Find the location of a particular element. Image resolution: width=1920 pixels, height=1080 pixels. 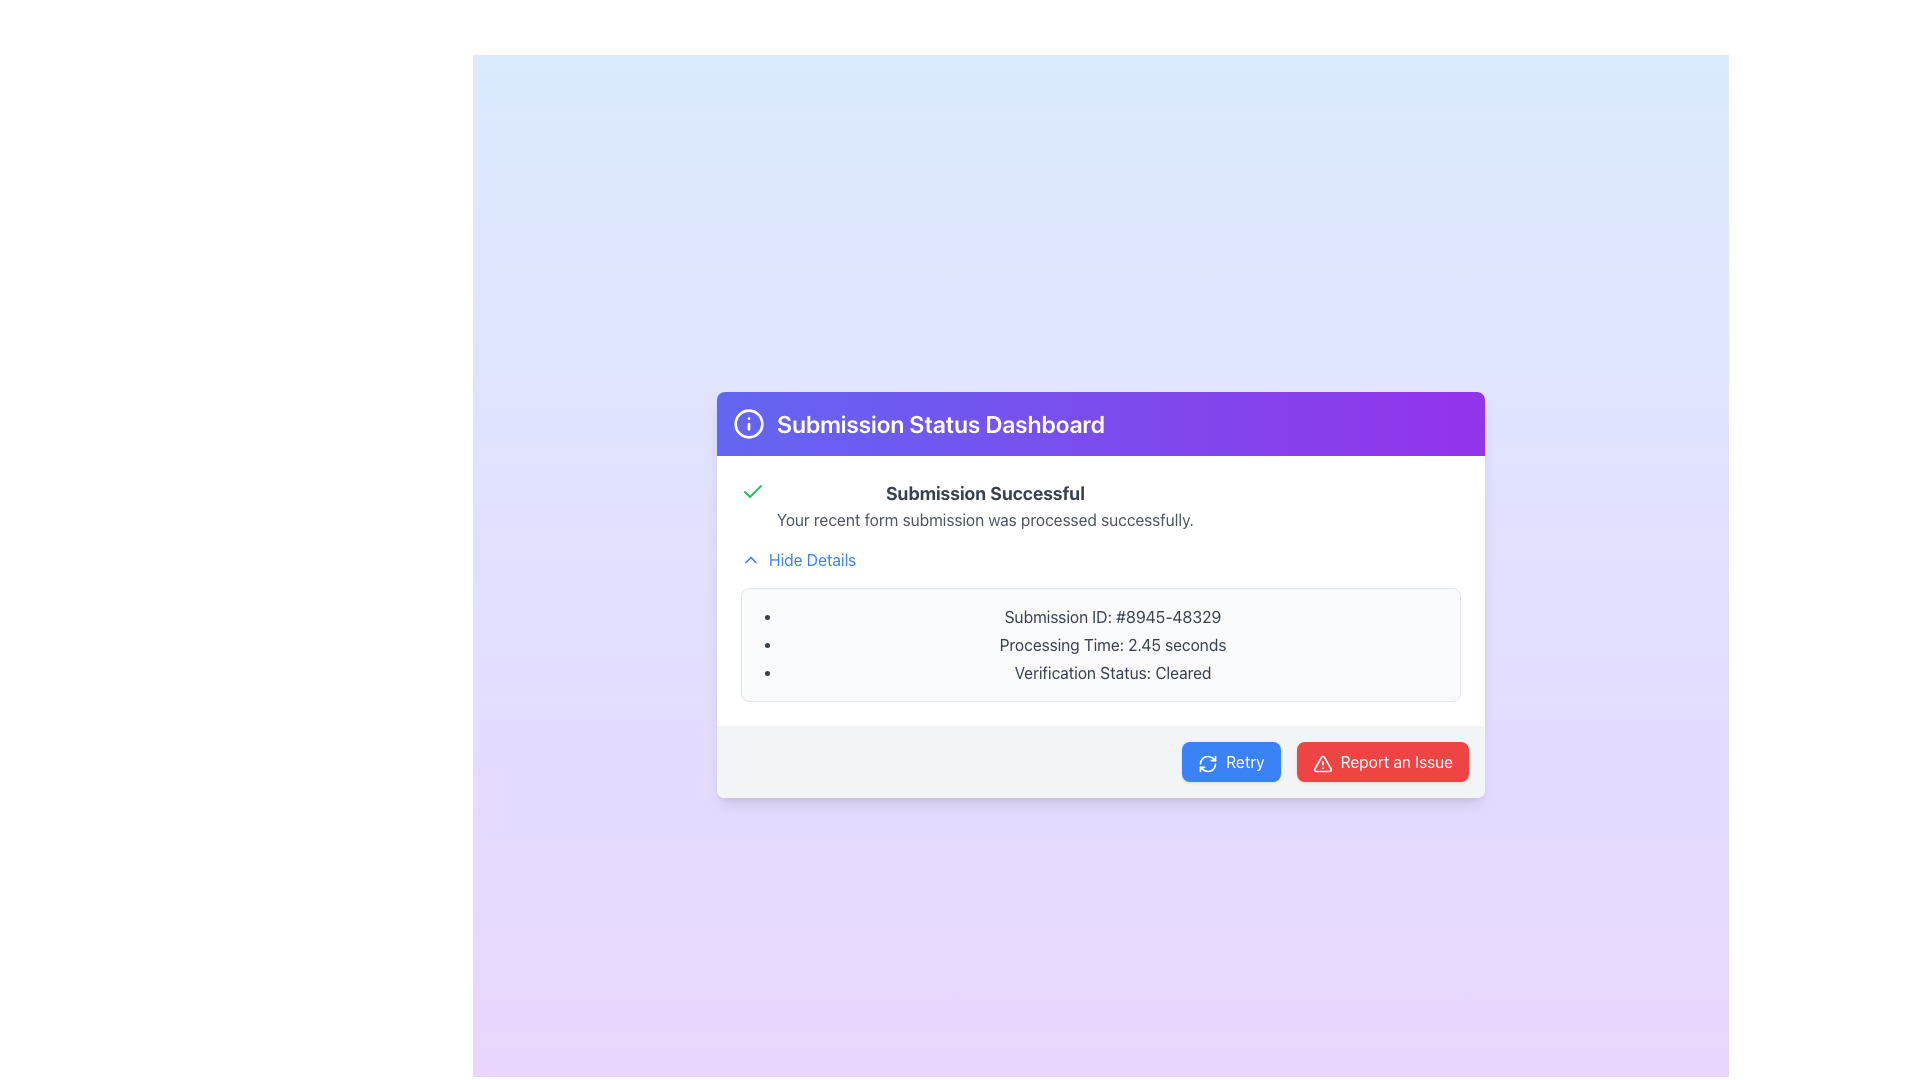

notification message titled 'Submission Successful' with a green checkmark icon, located in the main content area of the 'Submission Status Dashboard' is located at coordinates (1099, 504).